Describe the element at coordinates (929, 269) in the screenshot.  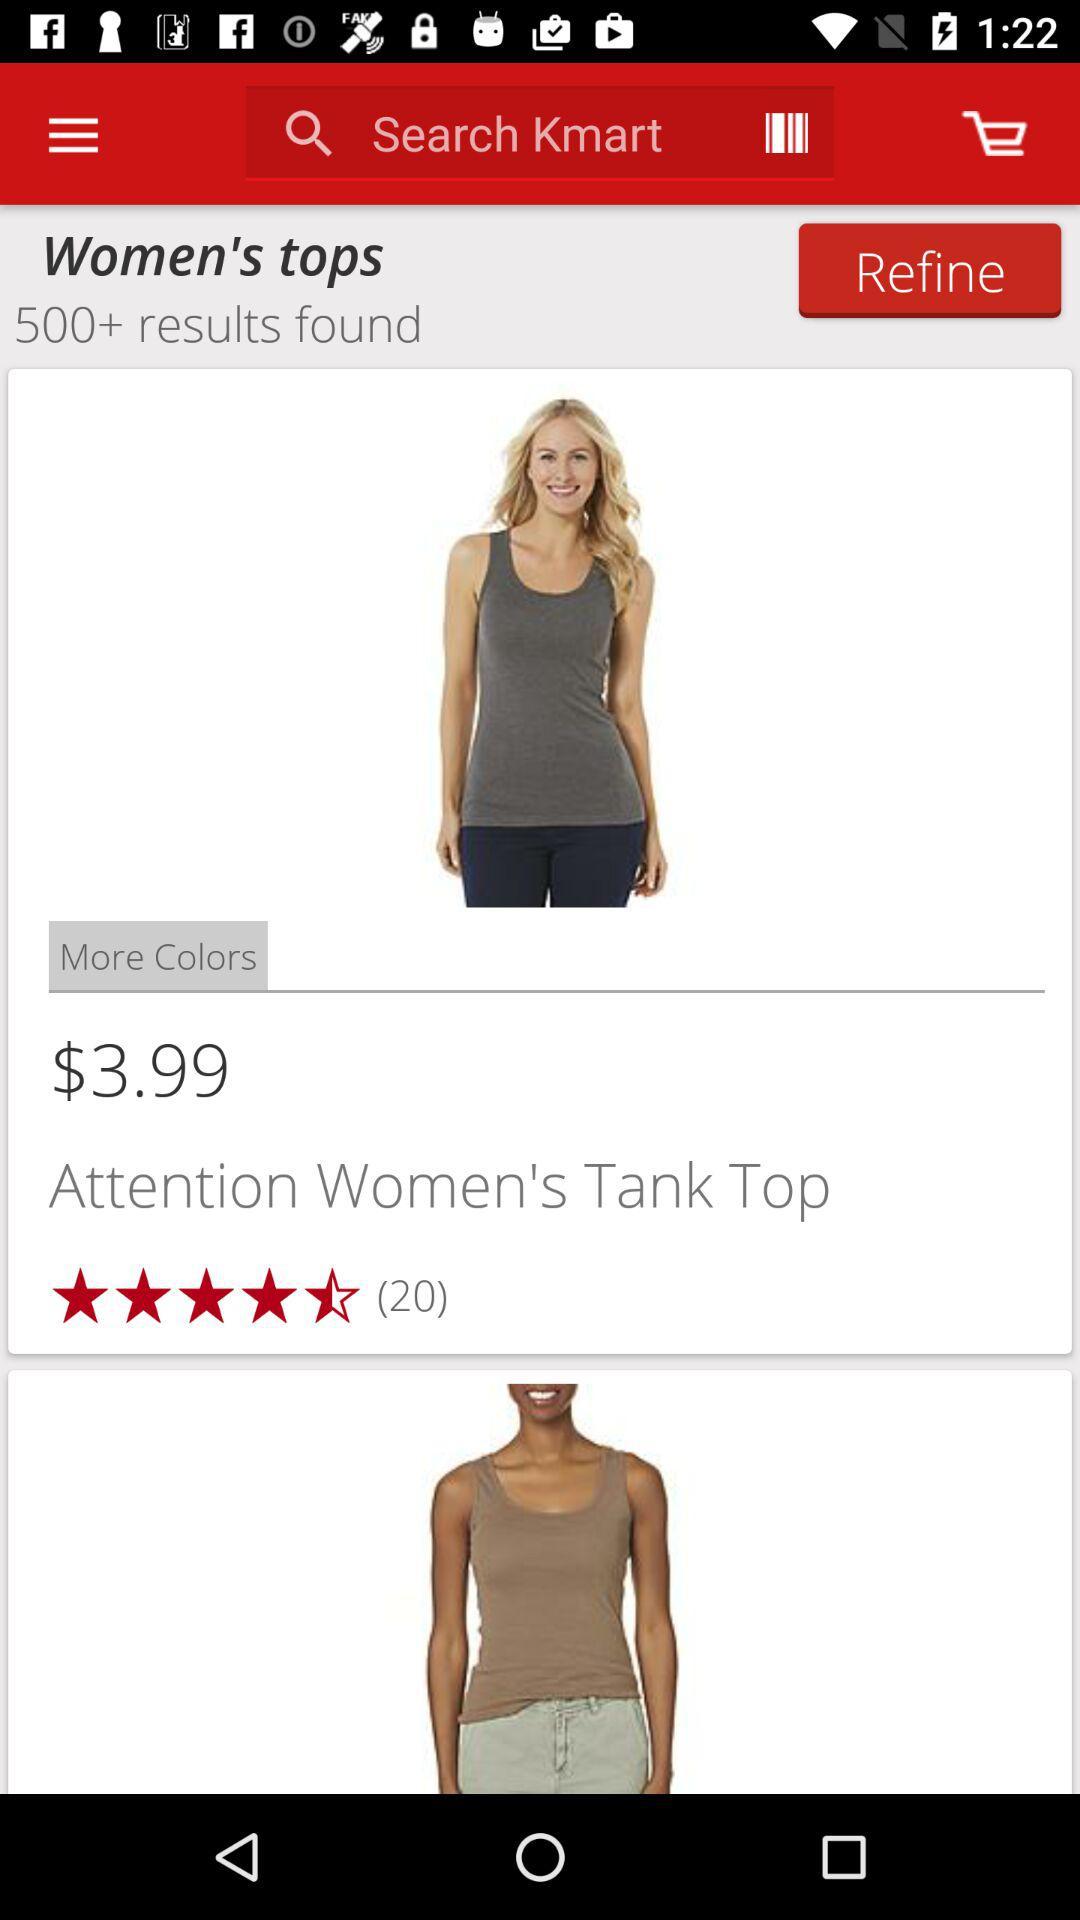
I see `the item next to  women's tops` at that location.